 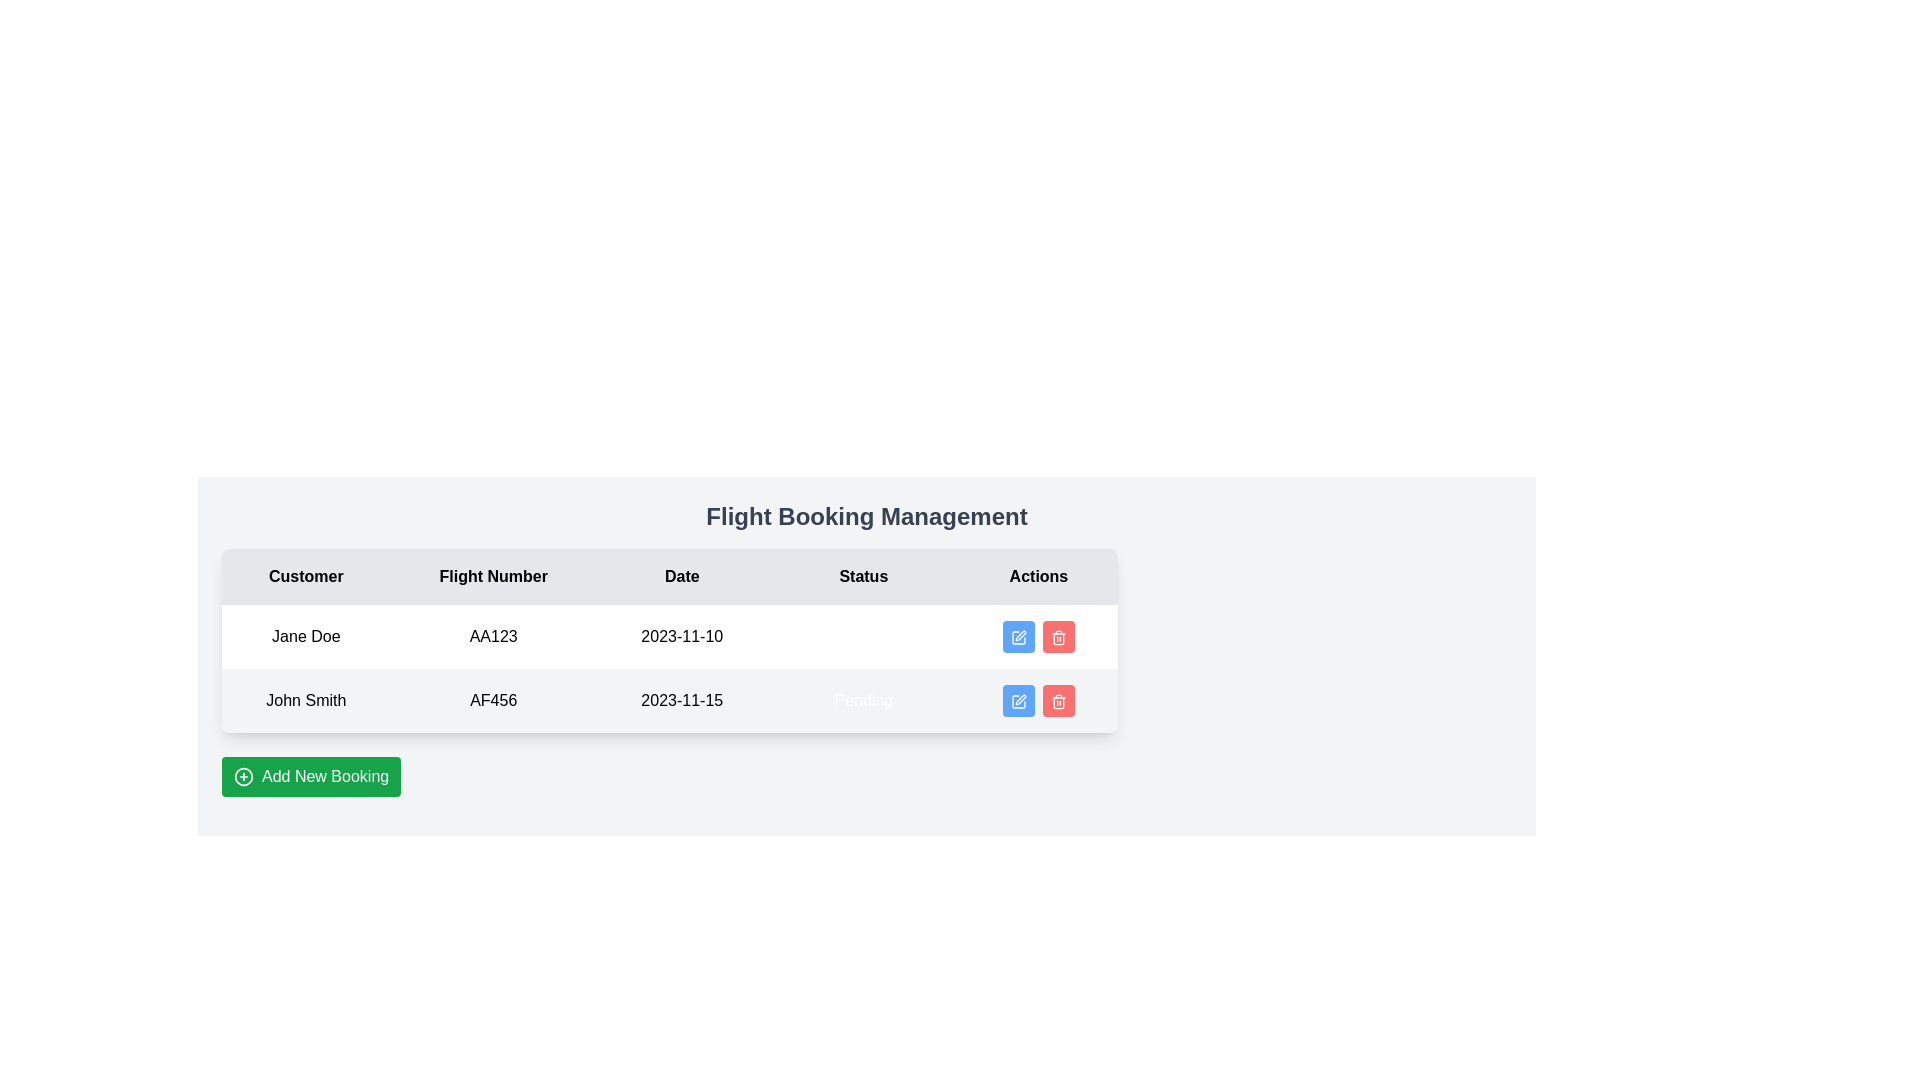 What do you see at coordinates (682, 577) in the screenshot?
I see `the 'Date' text label in the table header, which is the third column header from the left, with a bold font and black text on a light gray background` at bounding box center [682, 577].